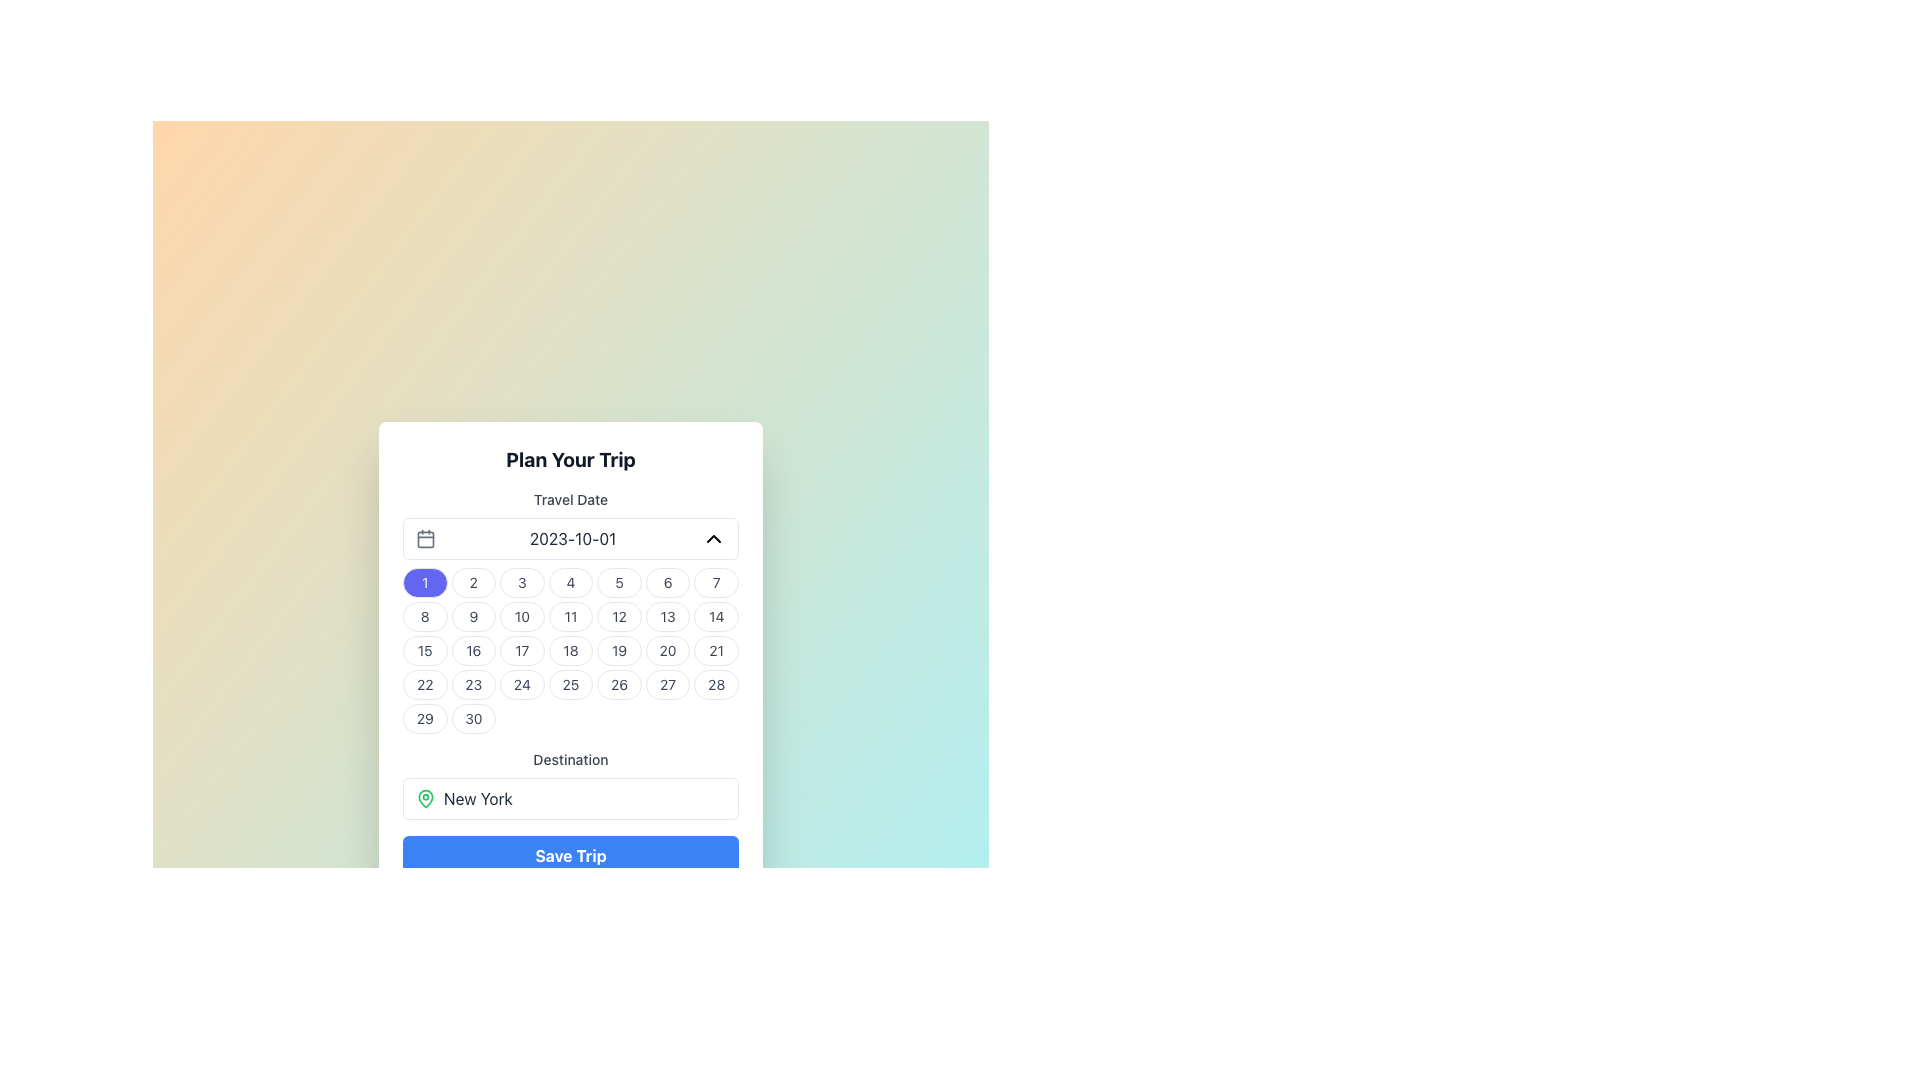 This screenshot has height=1080, width=1920. Describe the element at coordinates (424, 651) in the screenshot. I see `the button displaying '15' in the calendar interface` at that location.